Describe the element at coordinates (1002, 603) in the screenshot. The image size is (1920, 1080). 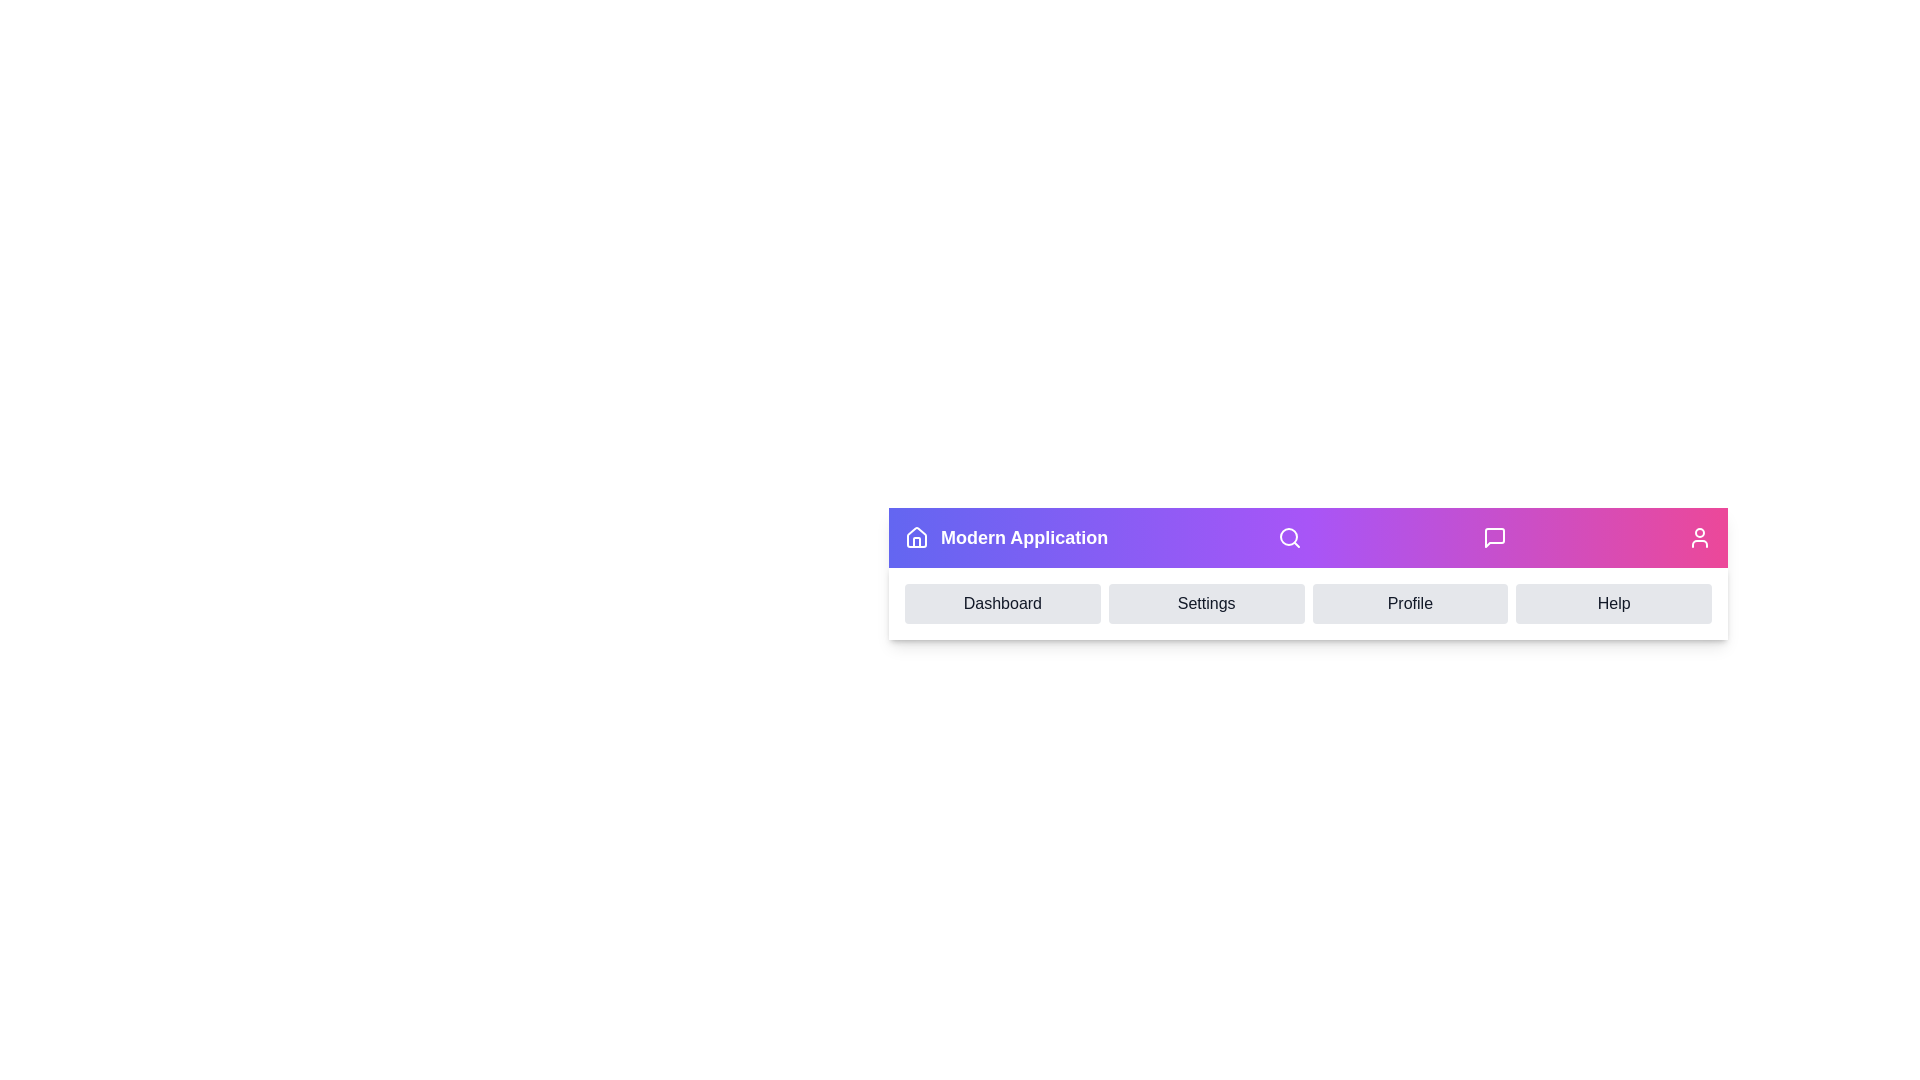
I see `the menu item Dashboard in the navigation menu` at that location.